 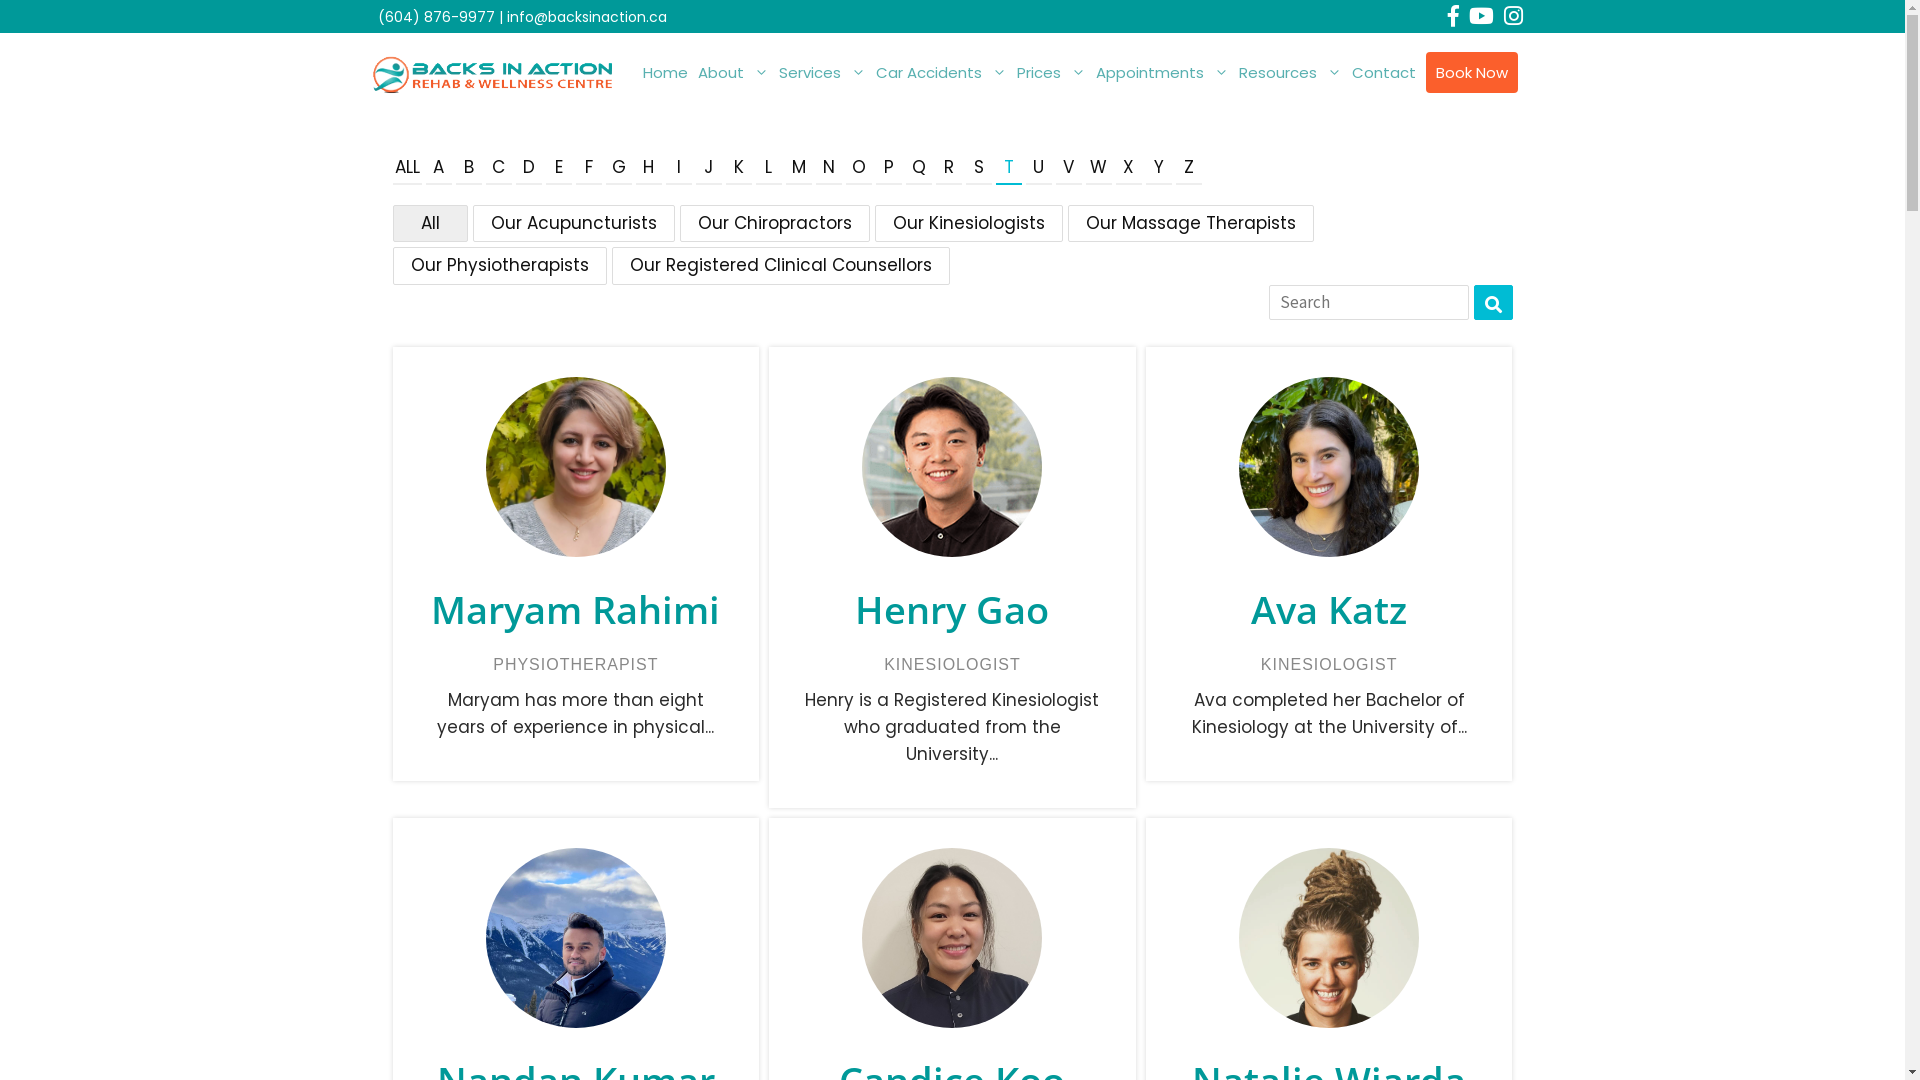 What do you see at coordinates (588, 168) in the screenshot?
I see `'F'` at bounding box center [588, 168].